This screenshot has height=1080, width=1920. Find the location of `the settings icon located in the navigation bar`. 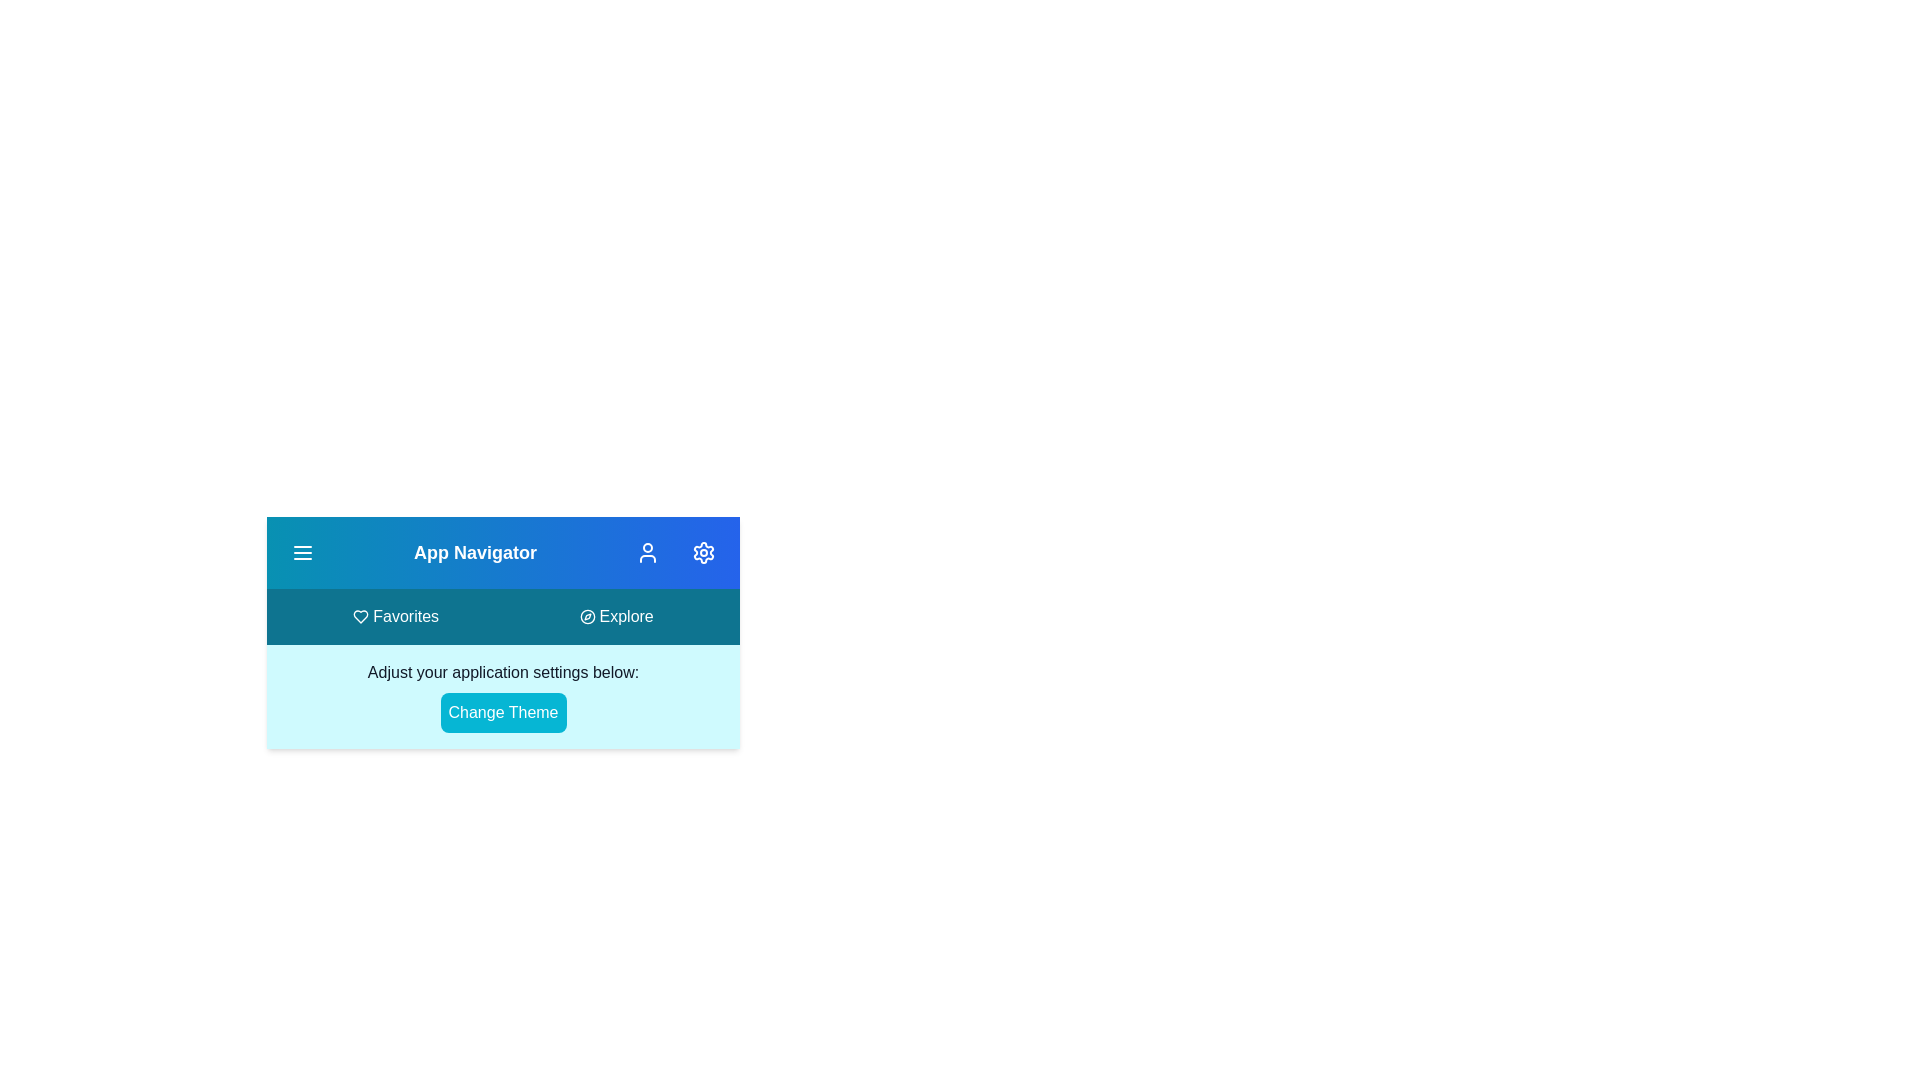

the settings icon located in the navigation bar is located at coordinates (704, 552).